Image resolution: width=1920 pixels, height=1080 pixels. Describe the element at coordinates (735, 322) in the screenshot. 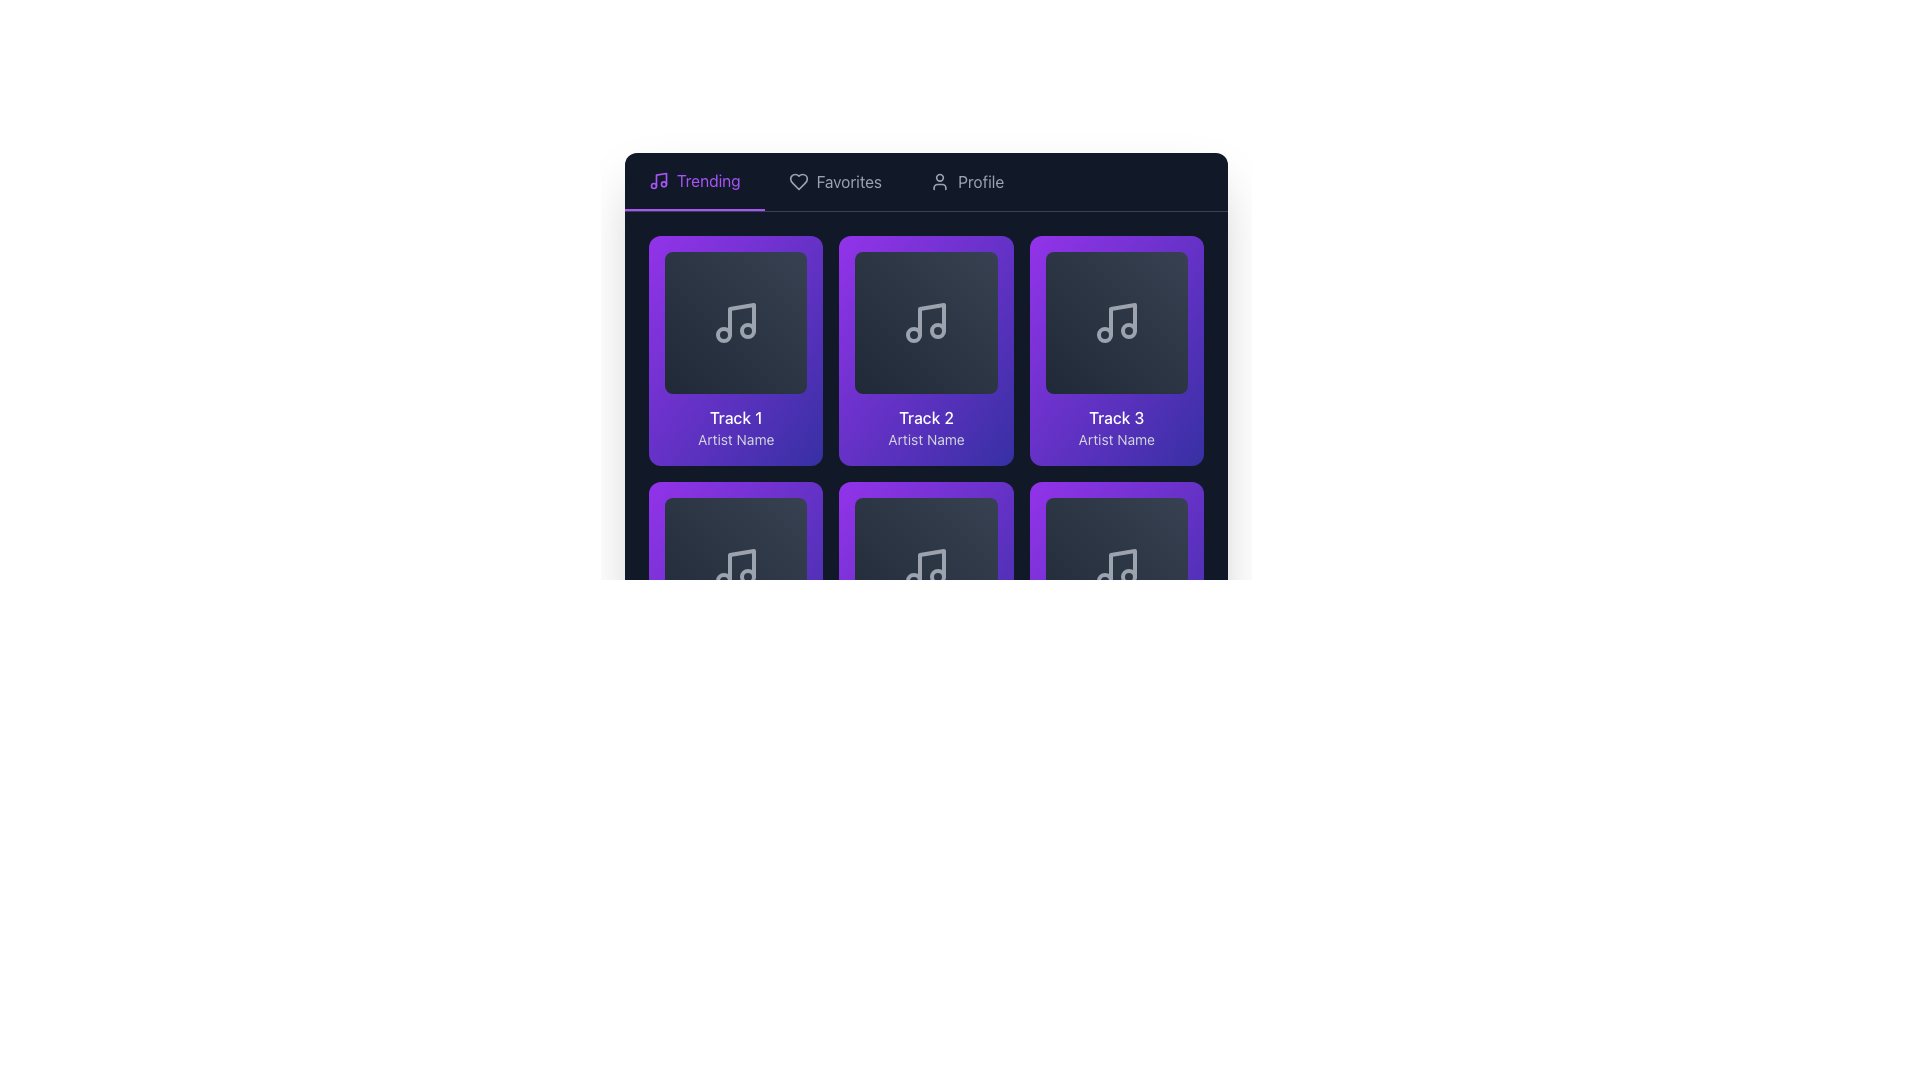

I see `the stylized musical note icon located` at that location.